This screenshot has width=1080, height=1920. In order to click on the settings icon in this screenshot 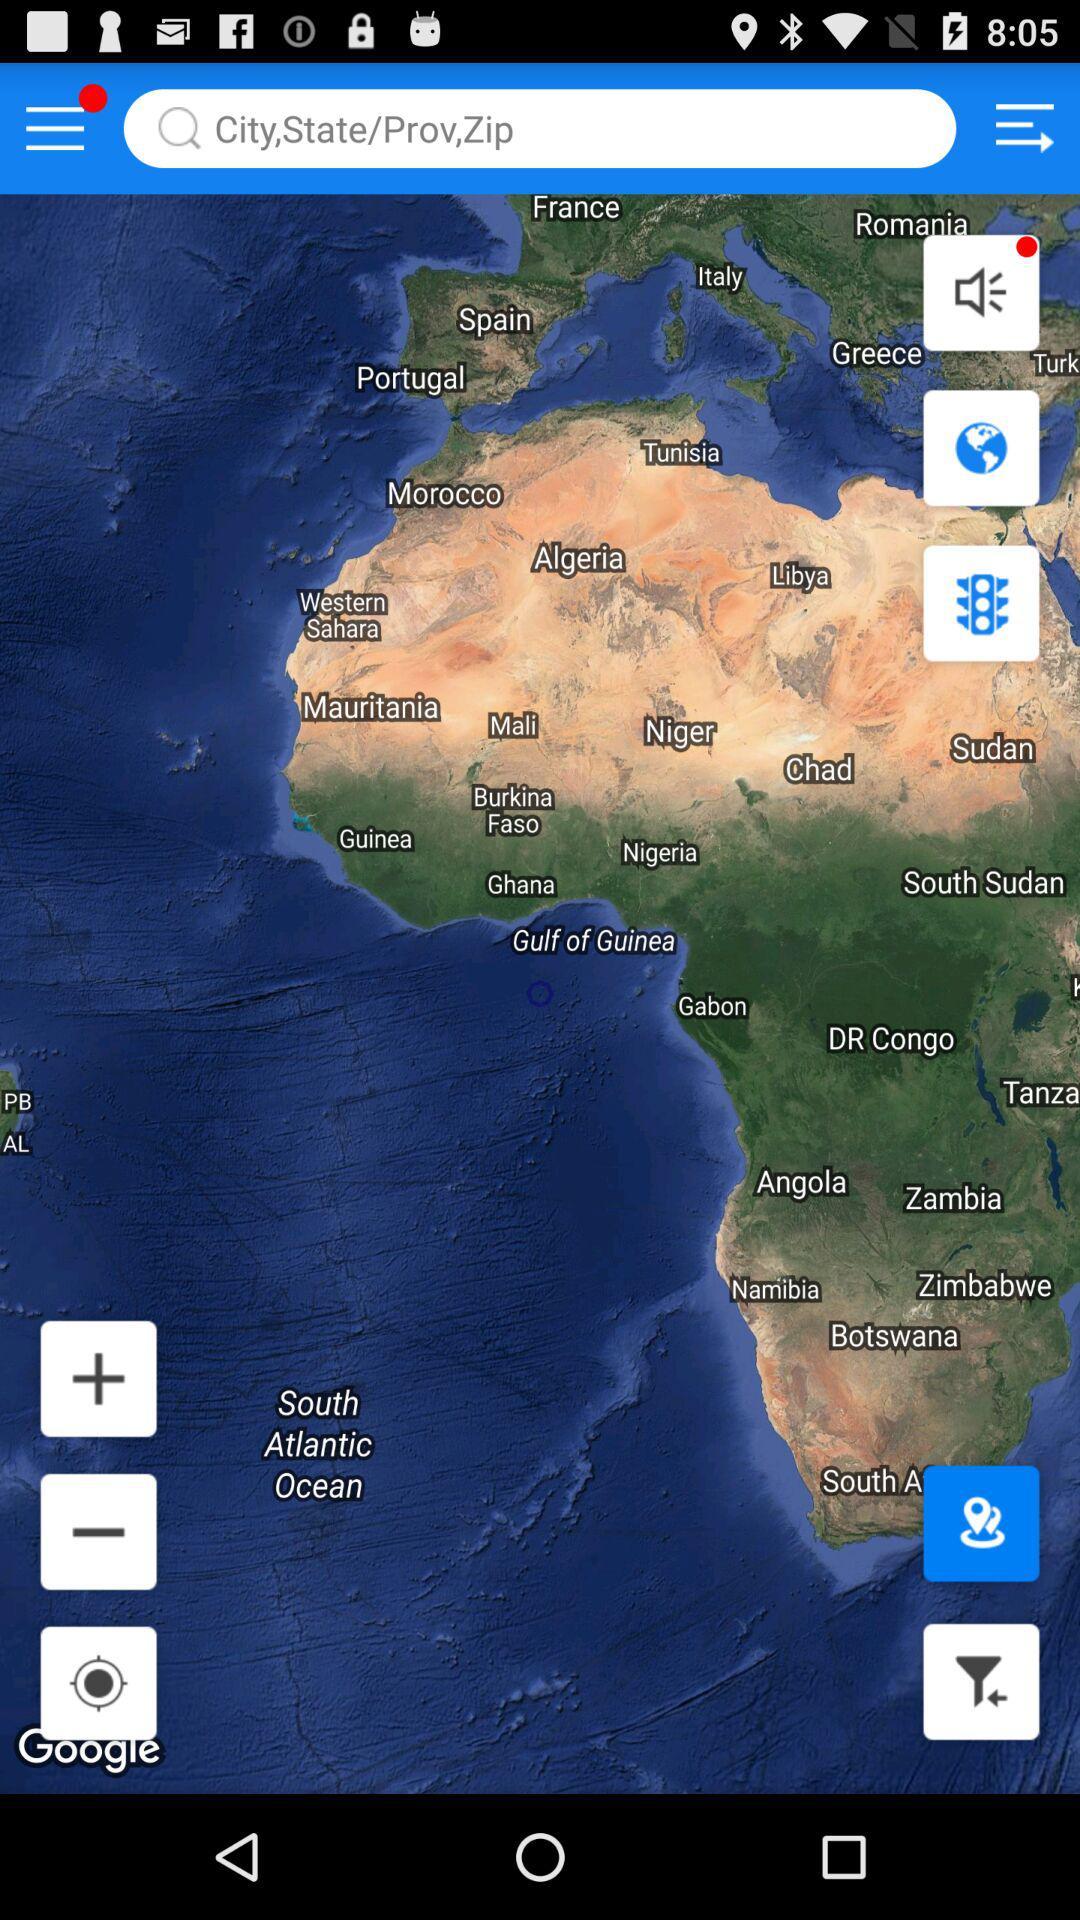, I will do `click(980, 645)`.